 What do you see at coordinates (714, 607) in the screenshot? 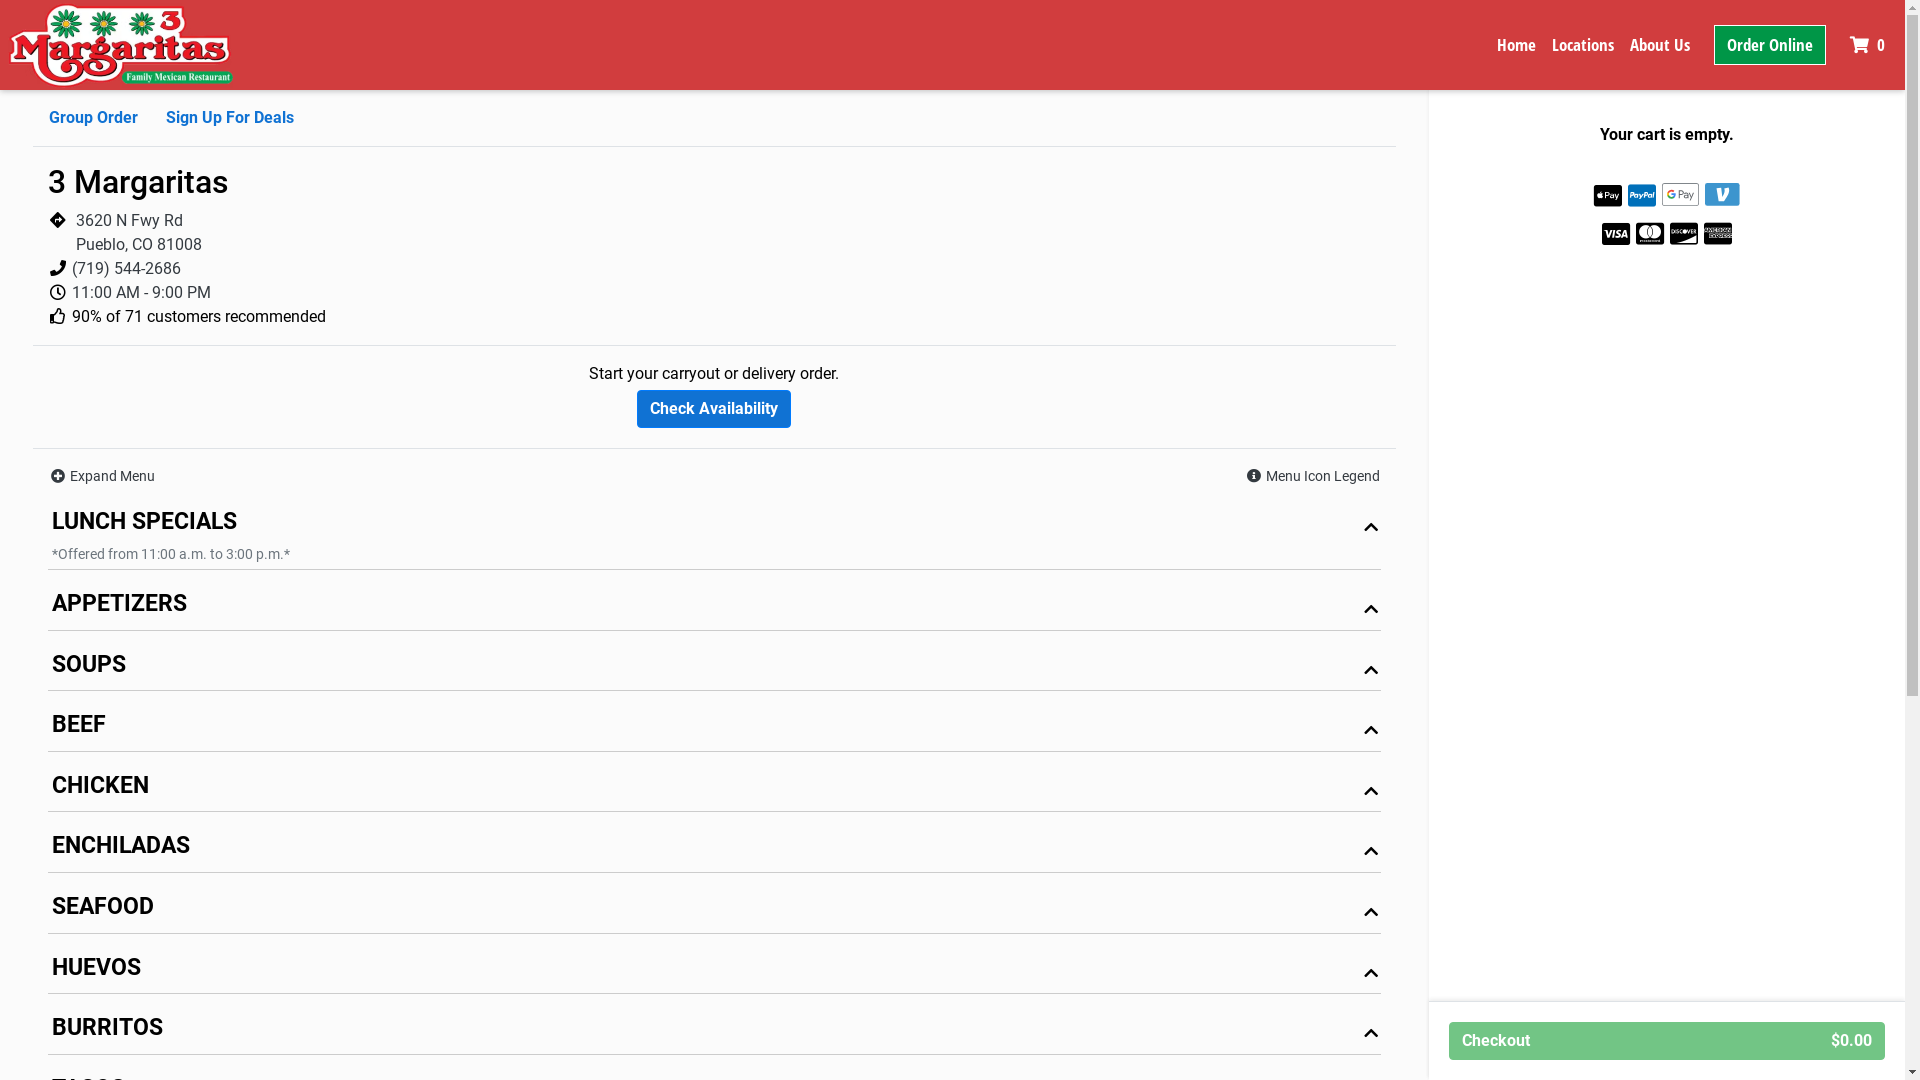
I see `'APPETIZERS'` at bounding box center [714, 607].